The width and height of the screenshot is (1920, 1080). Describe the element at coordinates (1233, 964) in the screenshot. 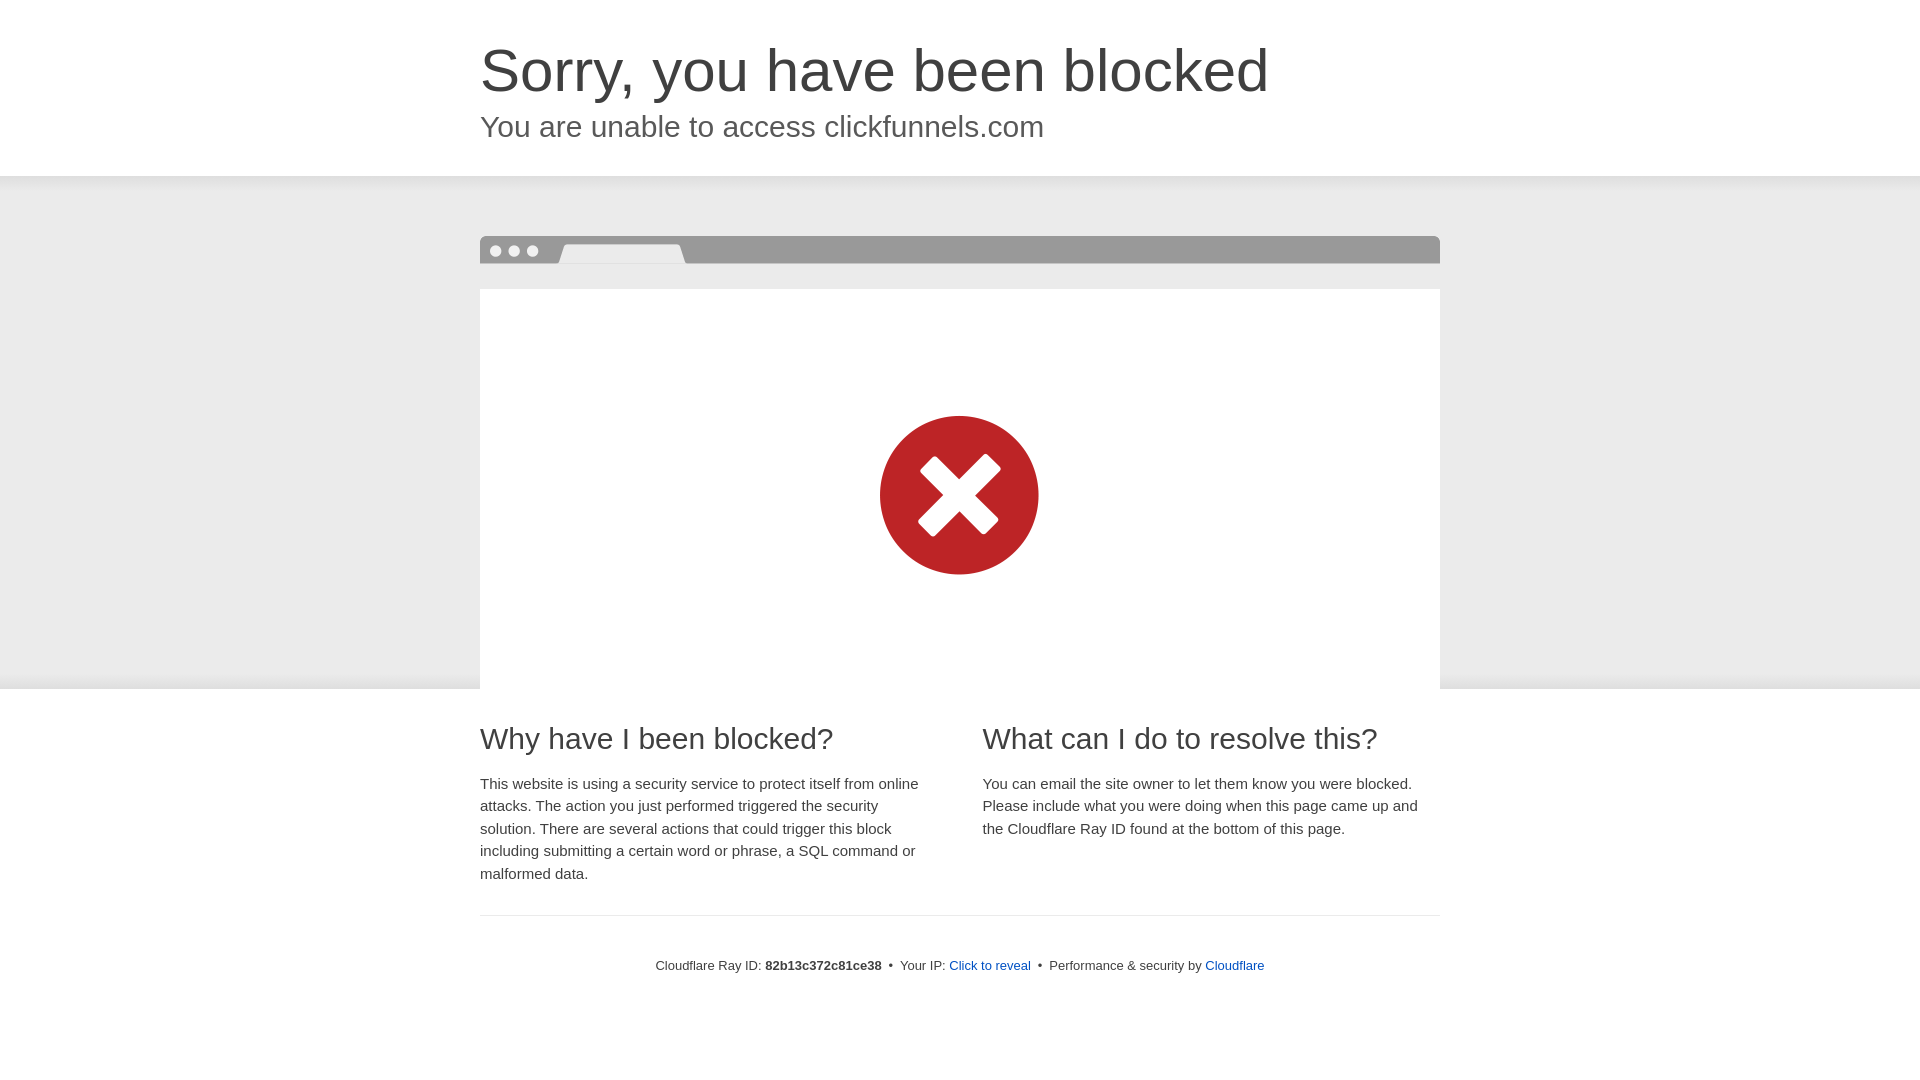

I see `'Cloudflare'` at that location.